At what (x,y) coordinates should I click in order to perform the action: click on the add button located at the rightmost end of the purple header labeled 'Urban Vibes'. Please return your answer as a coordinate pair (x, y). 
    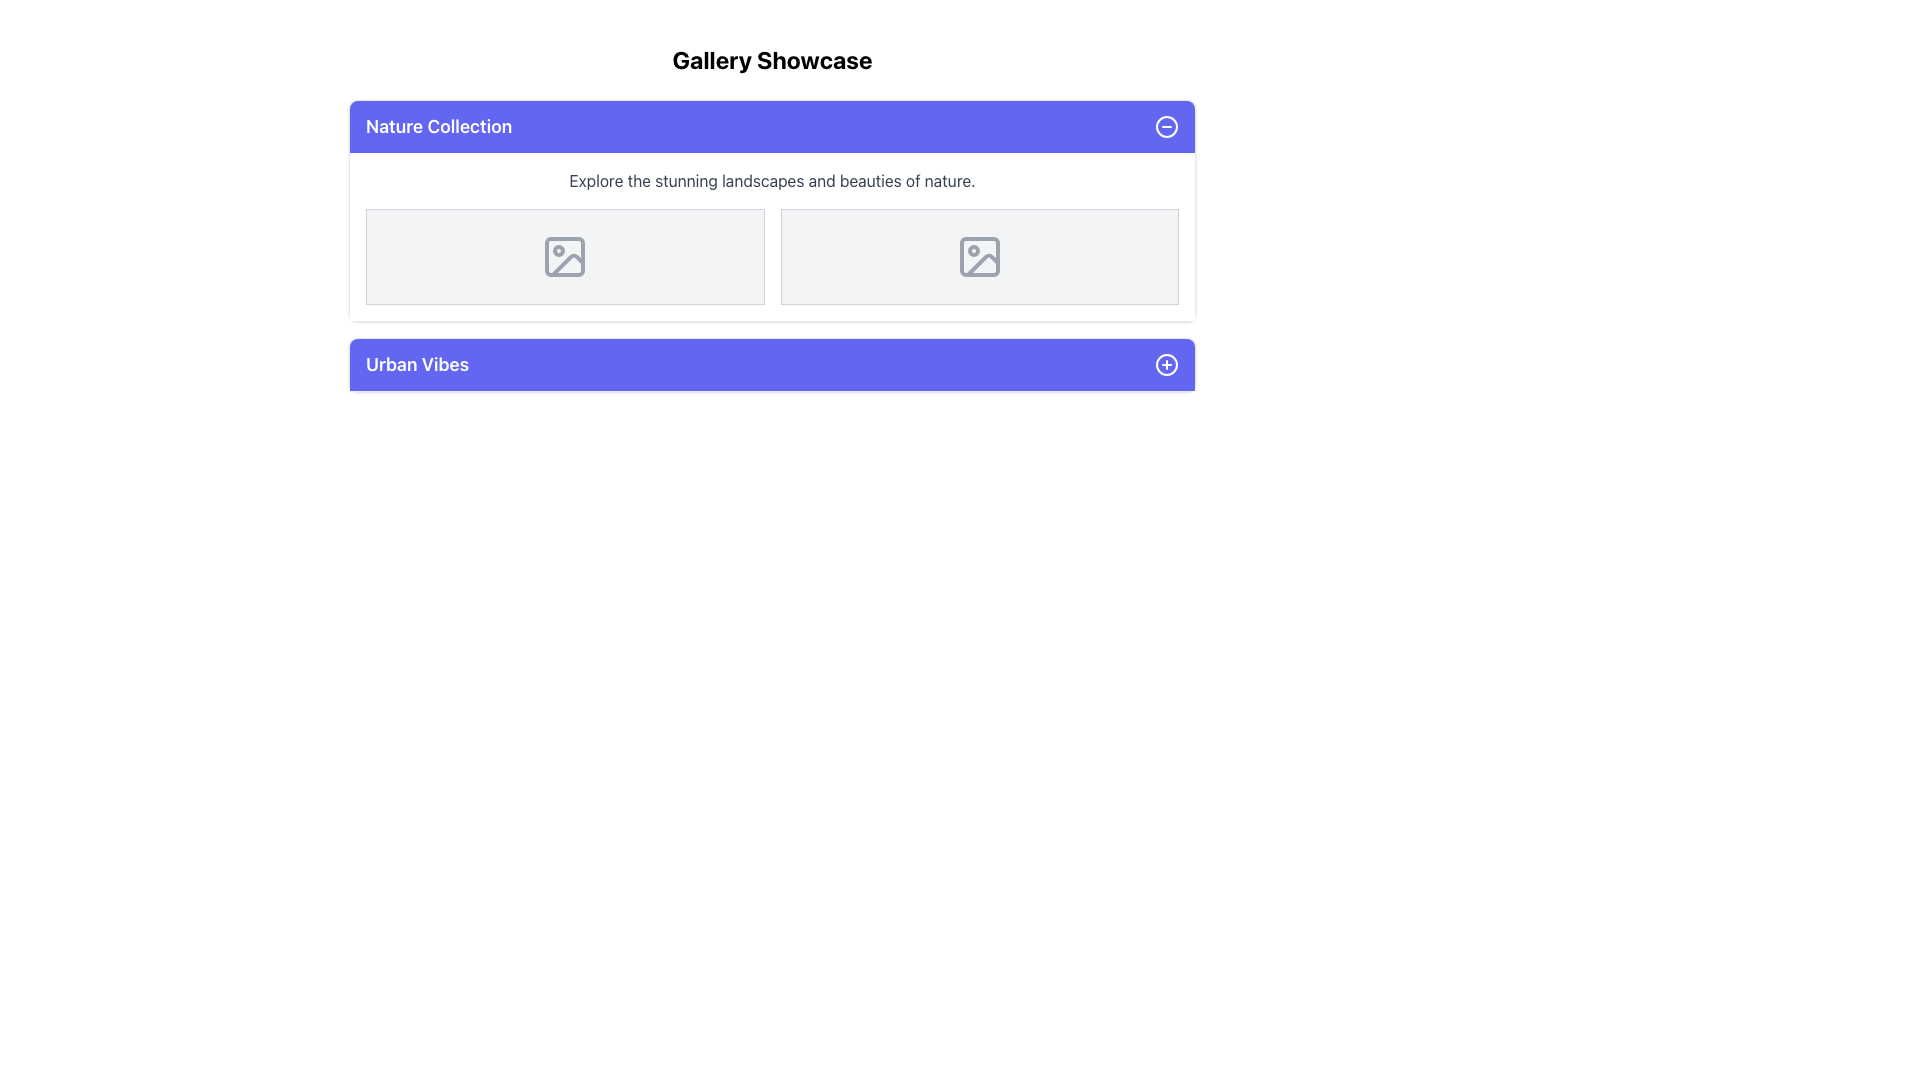
    Looking at the image, I should click on (1166, 365).